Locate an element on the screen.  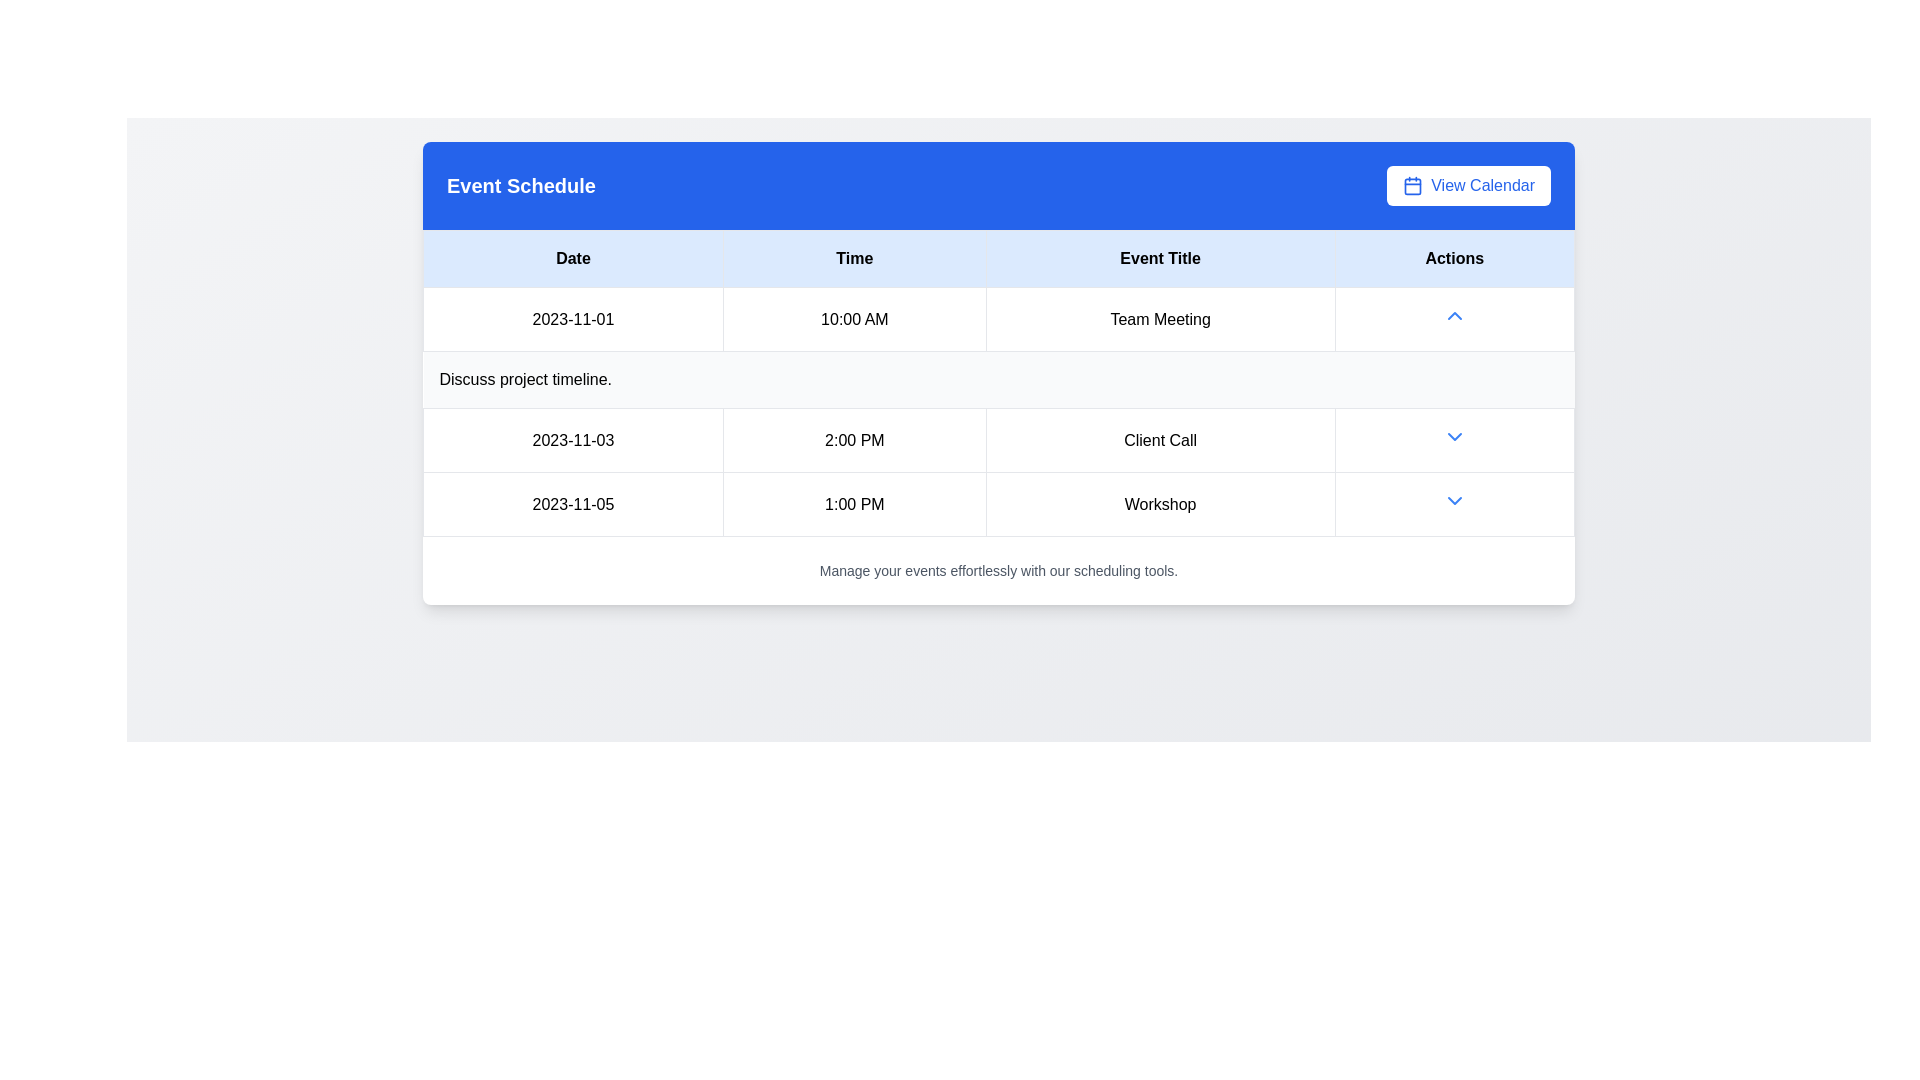
text from the Text field displaying '1:00 PM' in the Time column of the table for the date '2023-11-05' is located at coordinates (854, 503).